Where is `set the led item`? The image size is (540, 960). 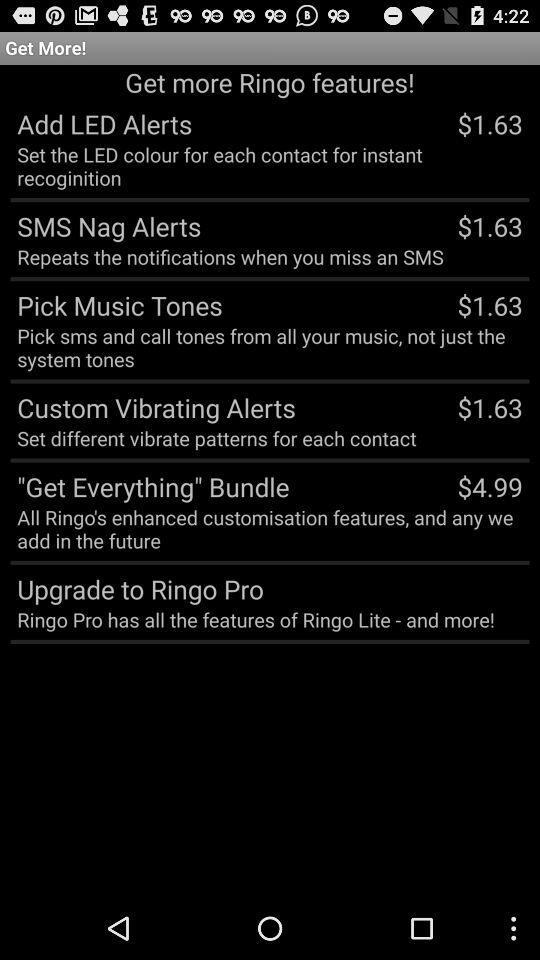
set the led item is located at coordinates (270, 164).